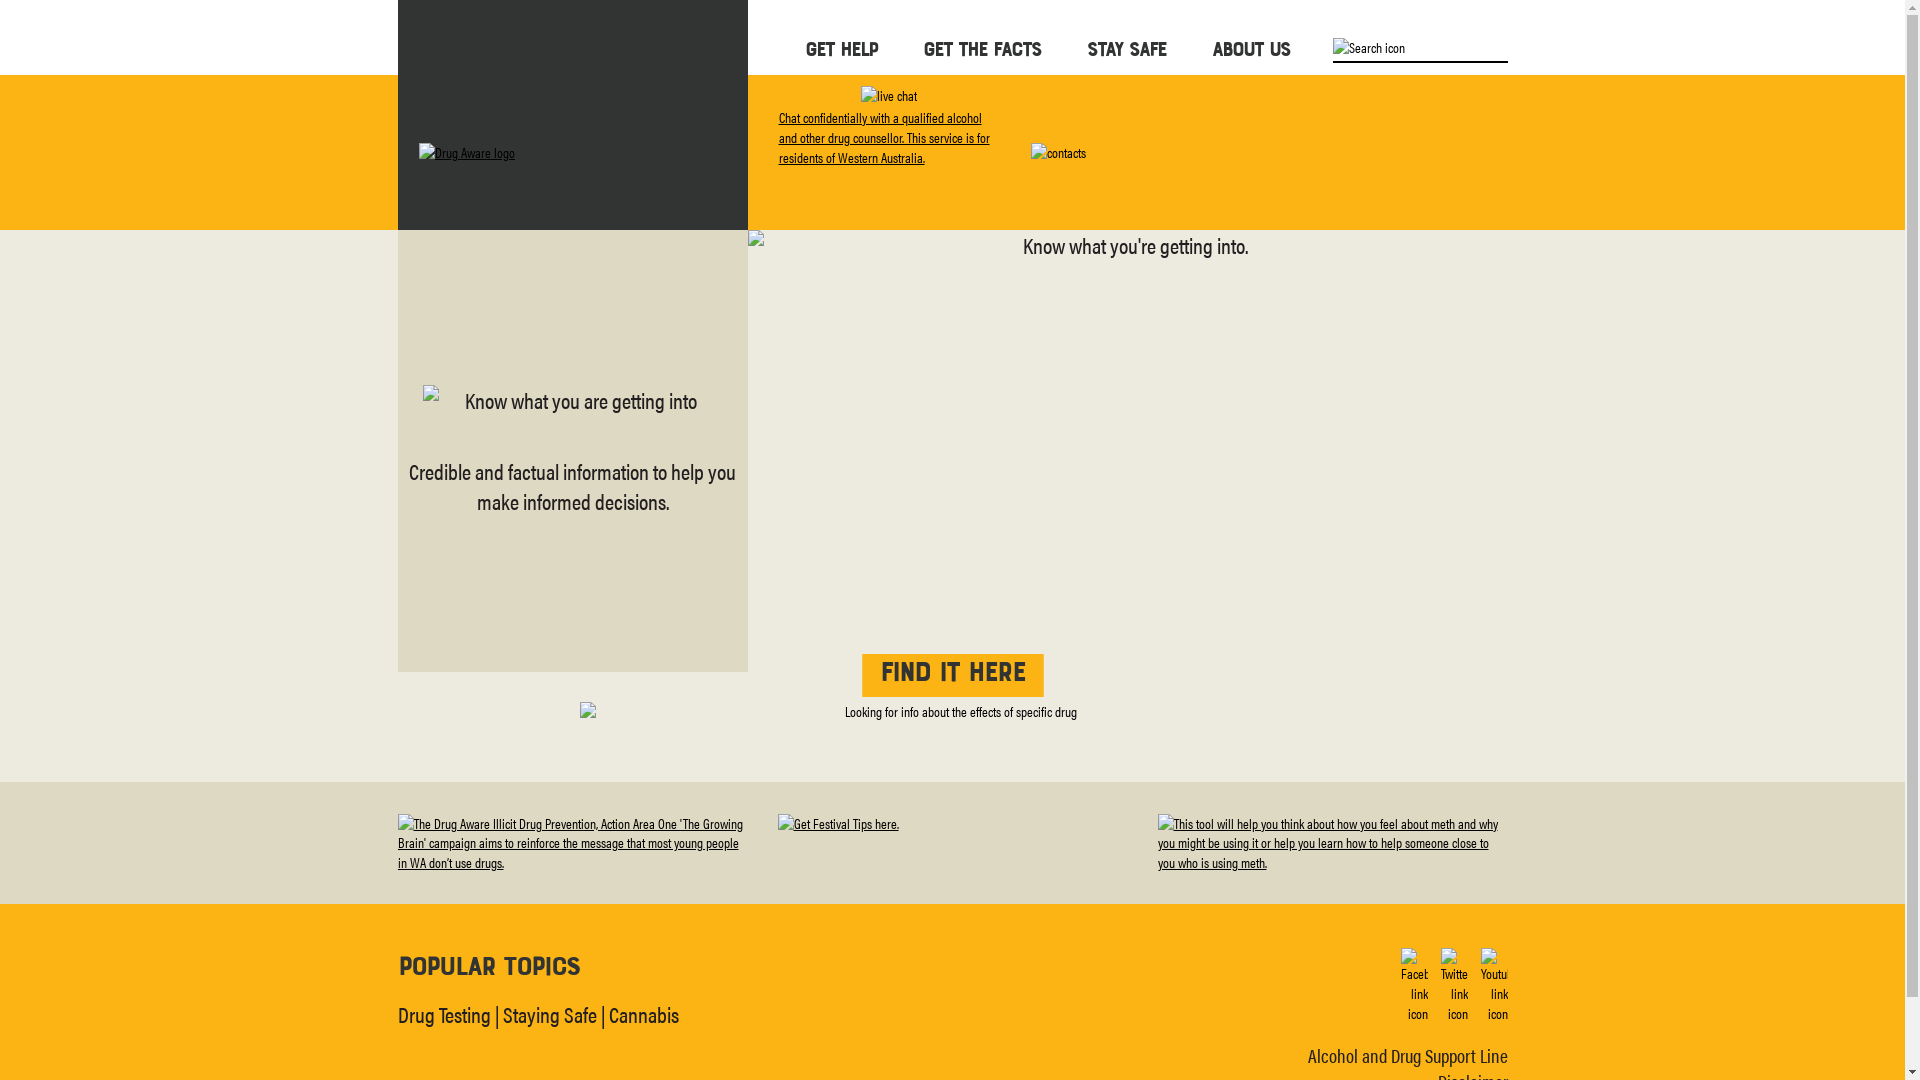 The image size is (1920, 1080). What do you see at coordinates (804, 47) in the screenshot?
I see `'GET HELP'` at bounding box center [804, 47].